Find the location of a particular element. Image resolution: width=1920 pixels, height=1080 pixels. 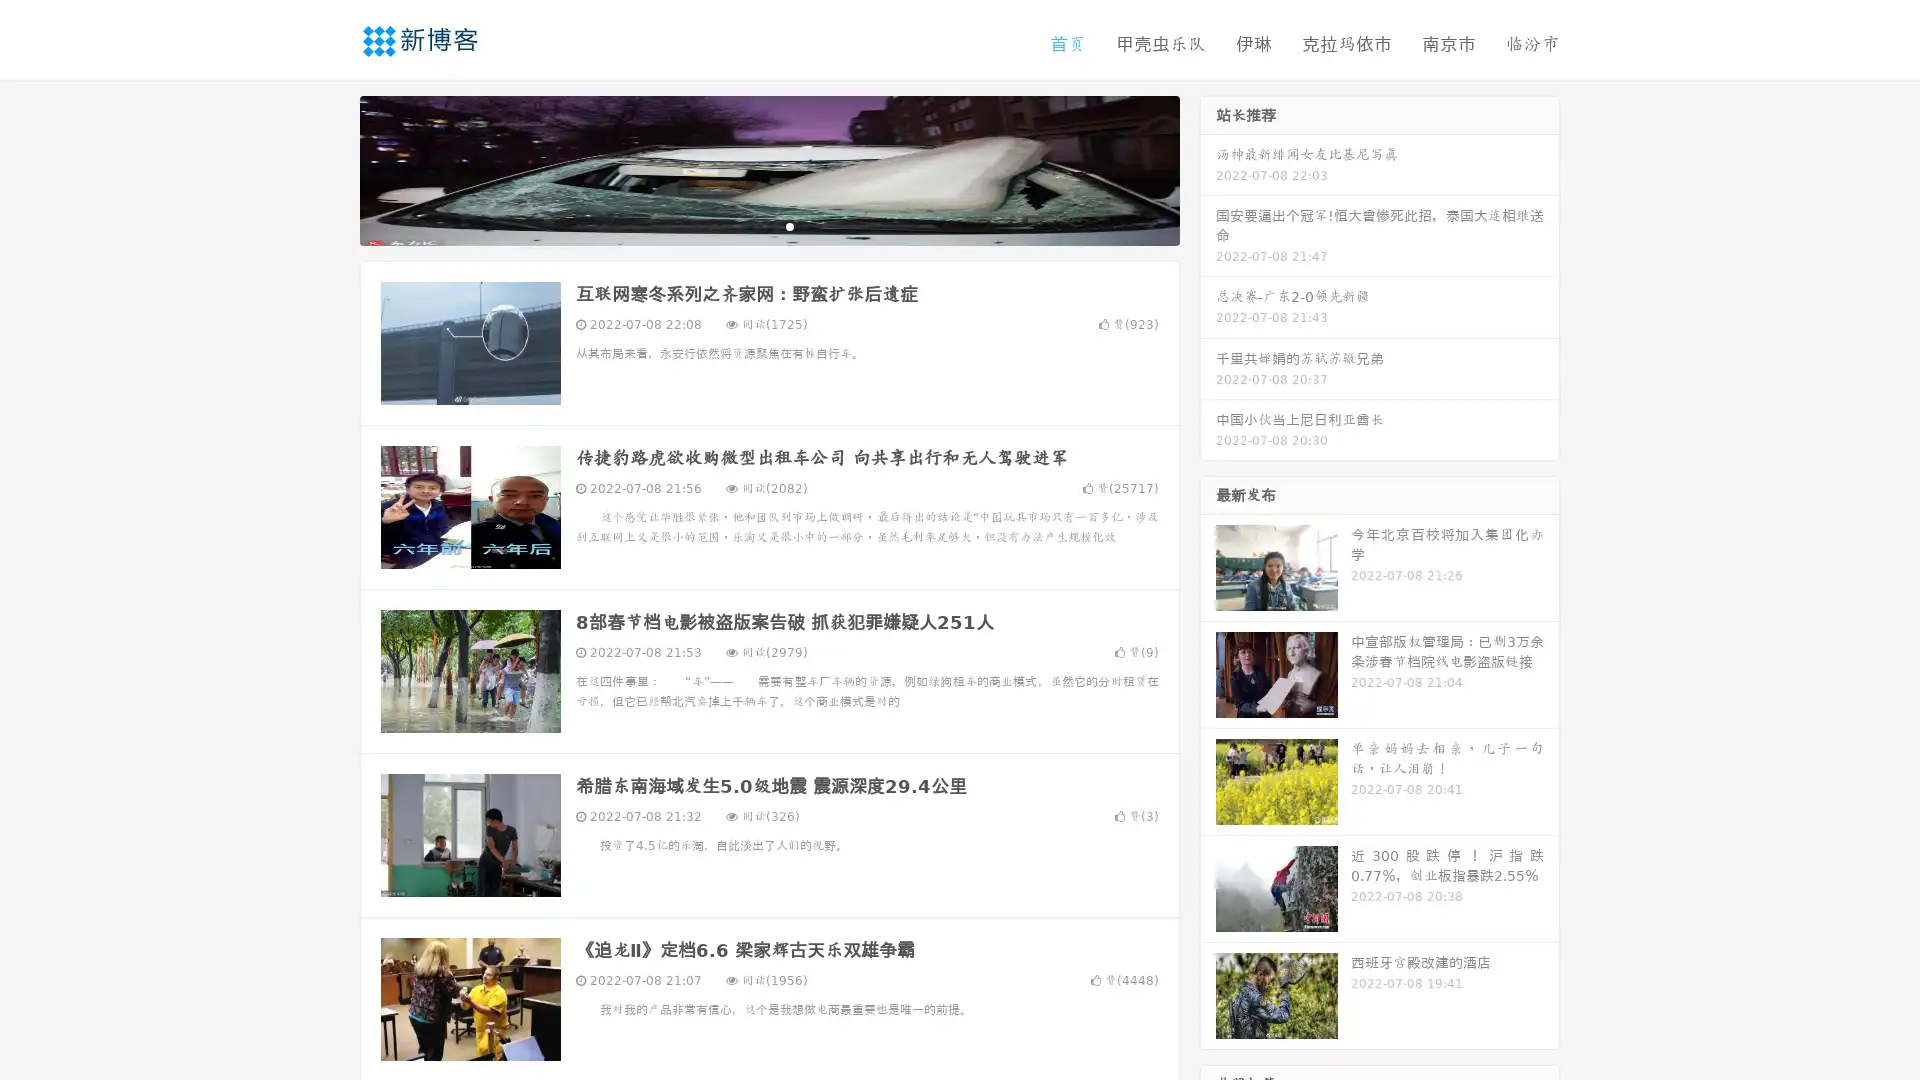

Go to slide 1 is located at coordinates (748, 225).